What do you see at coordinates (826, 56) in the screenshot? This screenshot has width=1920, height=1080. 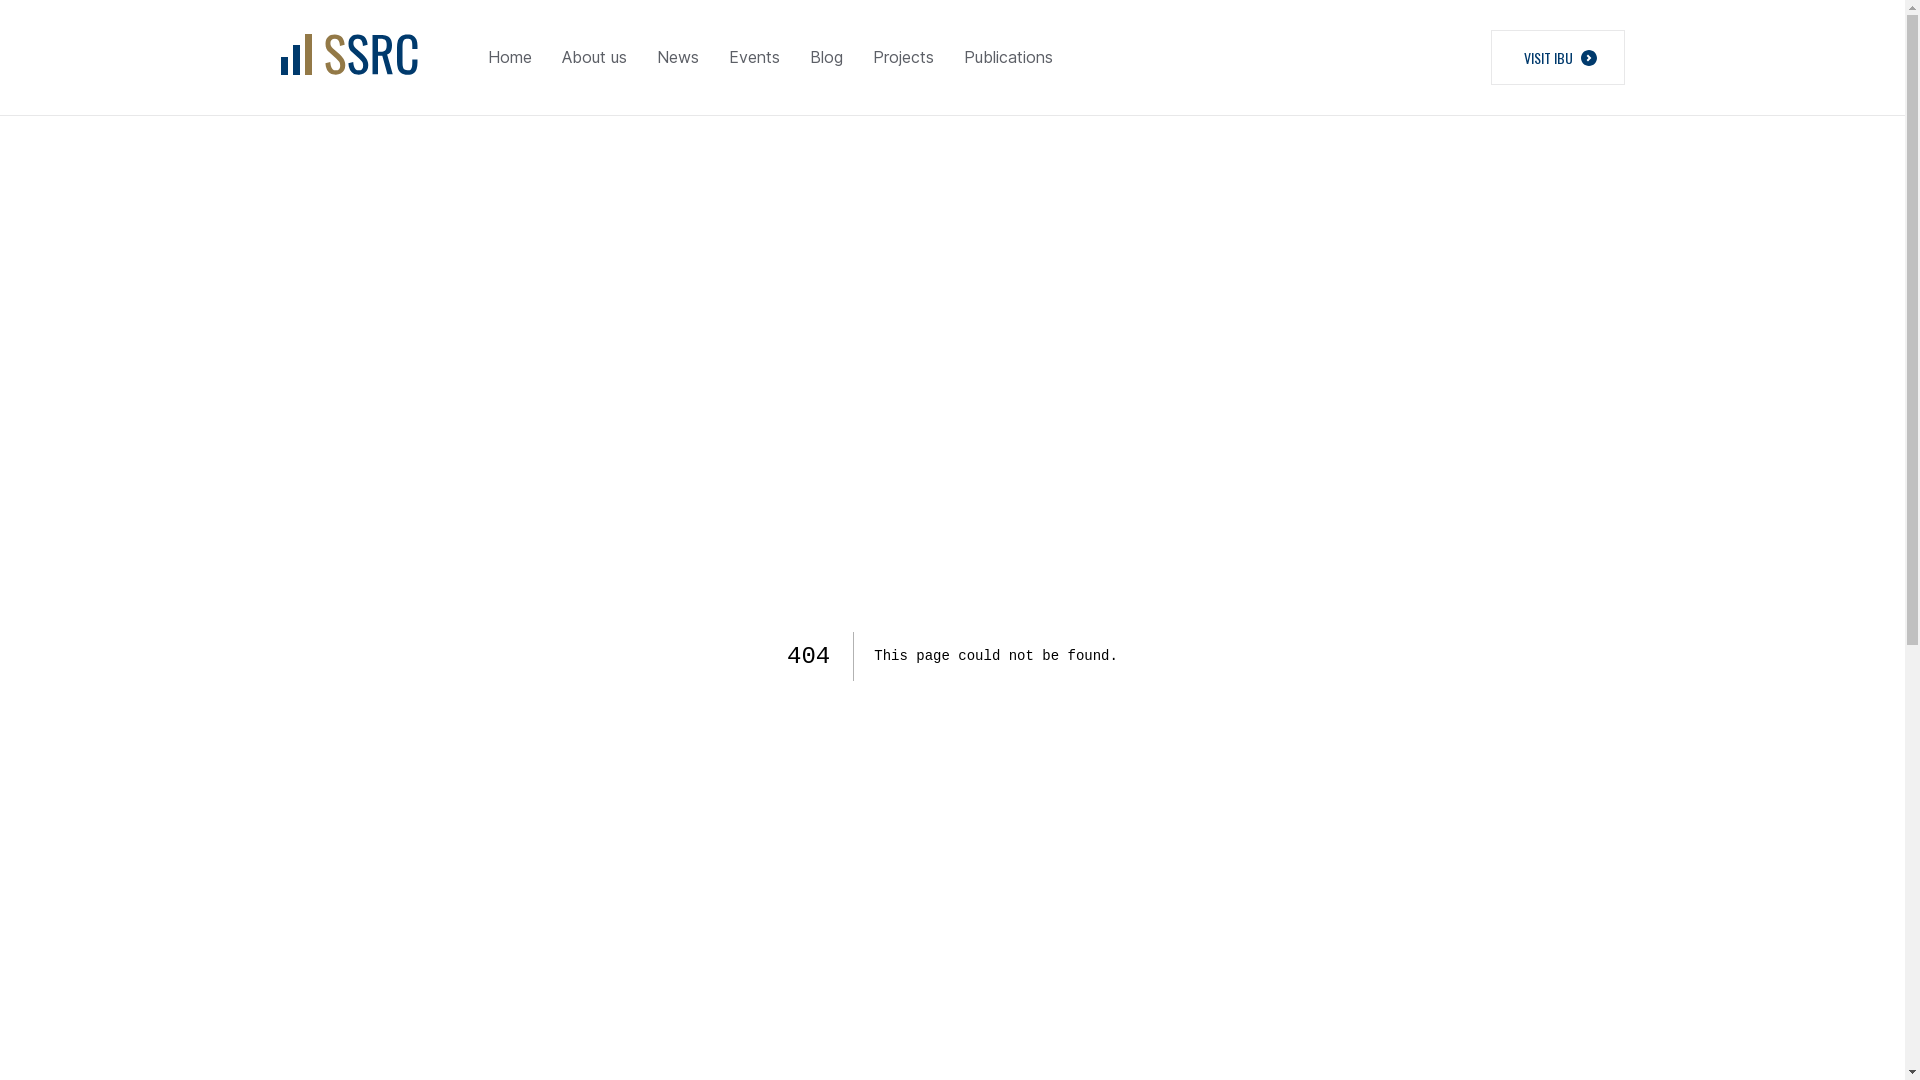 I see `'Blog'` at bounding box center [826, 56].